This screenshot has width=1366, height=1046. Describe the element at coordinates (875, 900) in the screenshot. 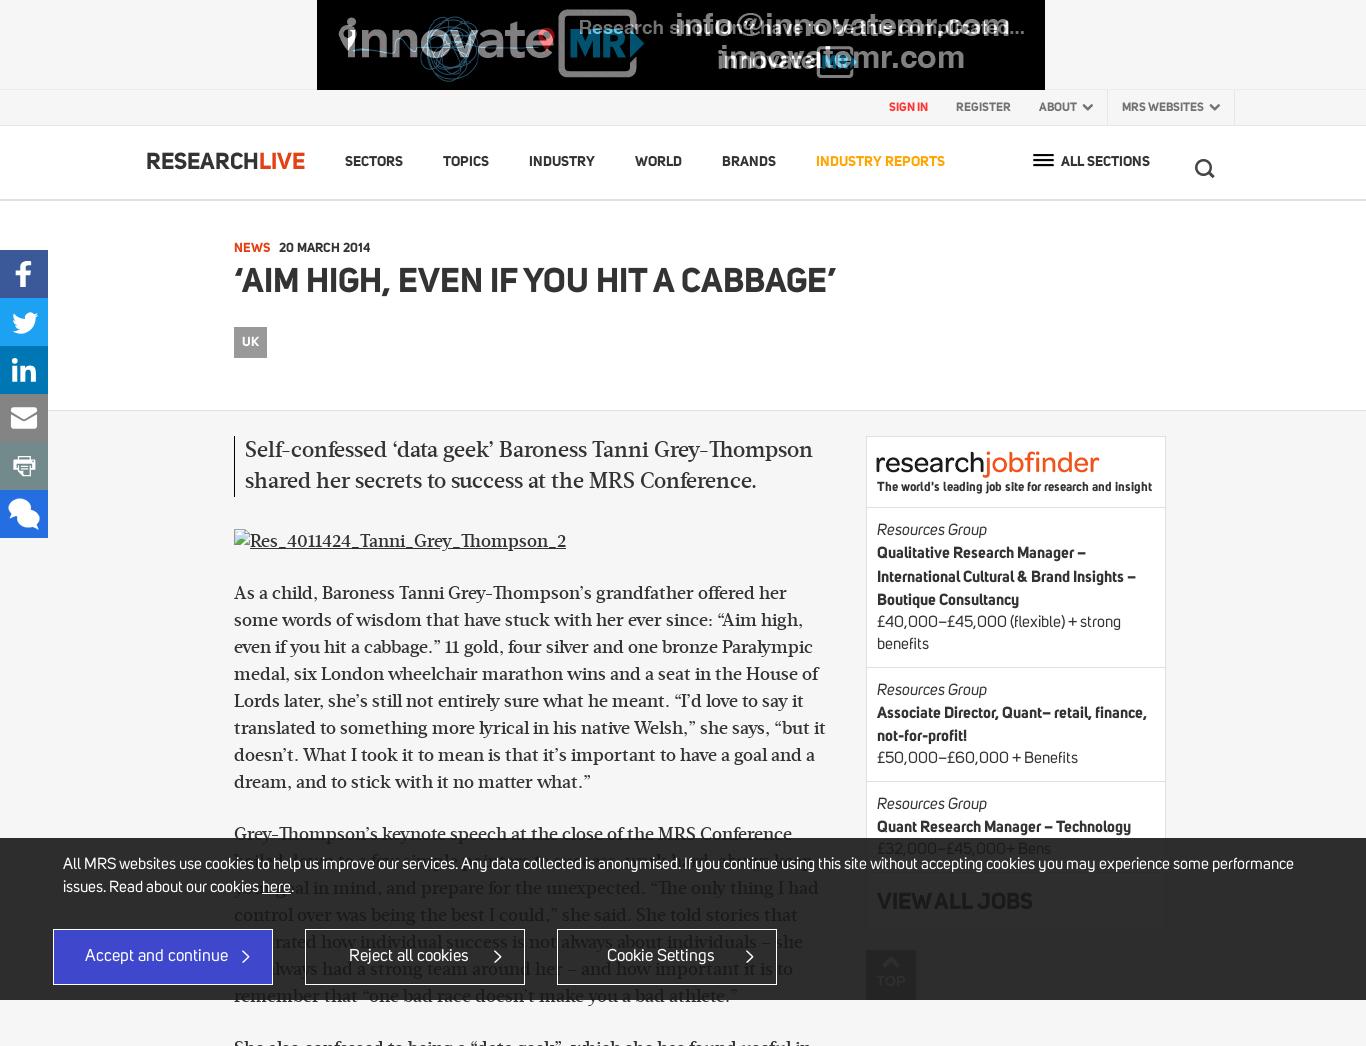

I see `'View All Jobs'` at that location.